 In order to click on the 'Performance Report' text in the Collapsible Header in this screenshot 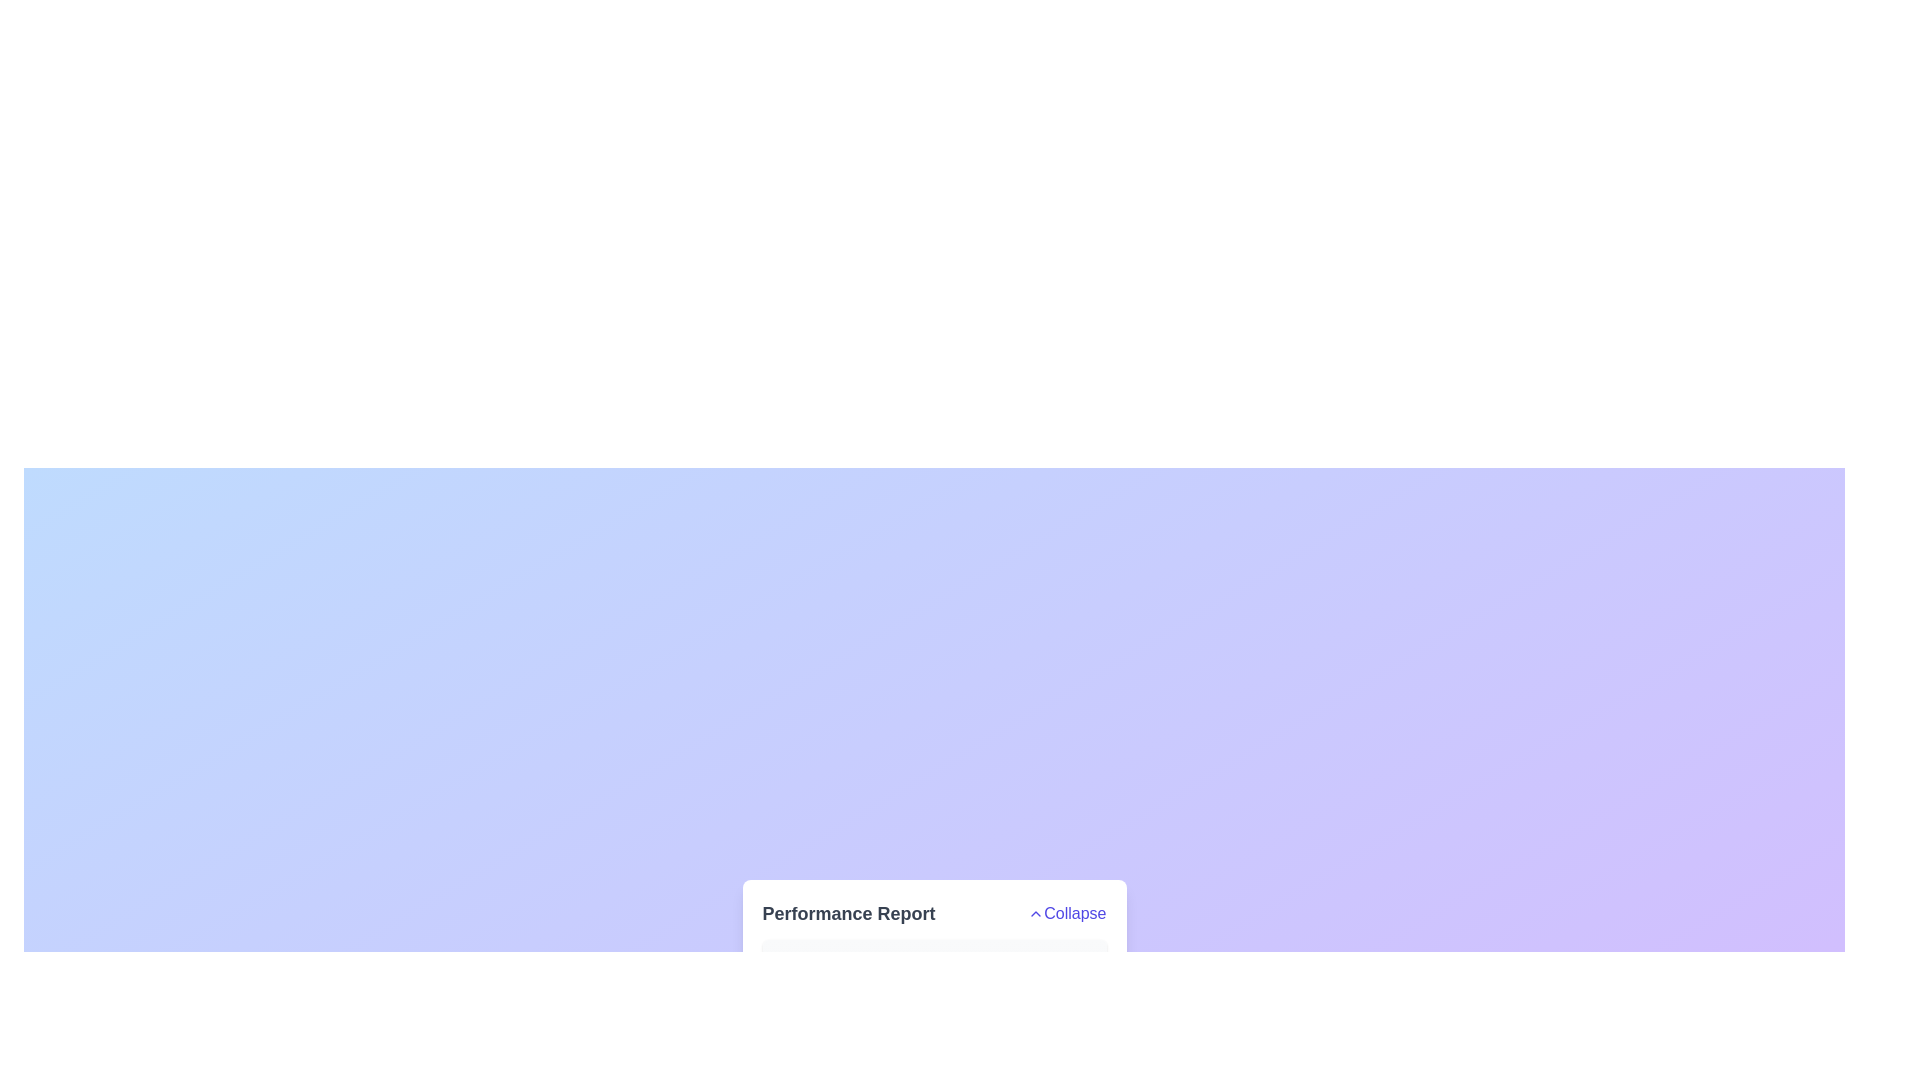, I will do `click(933, 914)`.